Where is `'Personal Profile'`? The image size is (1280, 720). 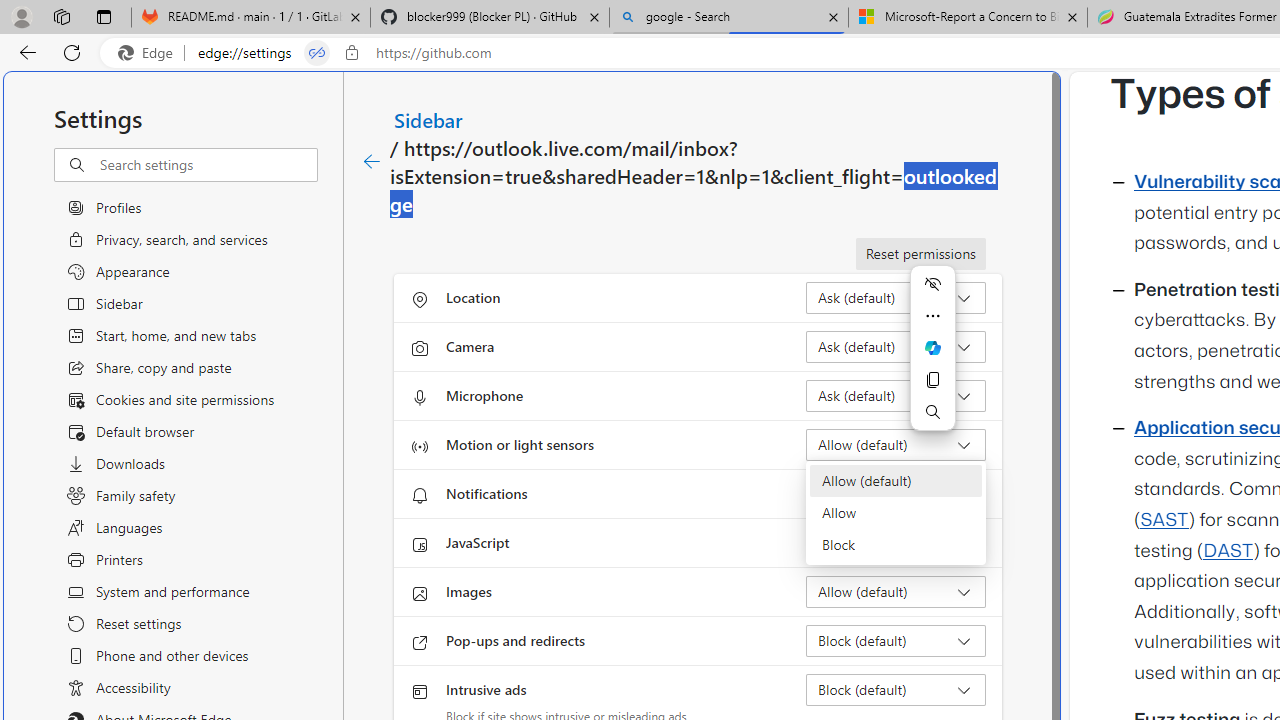 'Personal Profile' is located at coordinates (21, 16).